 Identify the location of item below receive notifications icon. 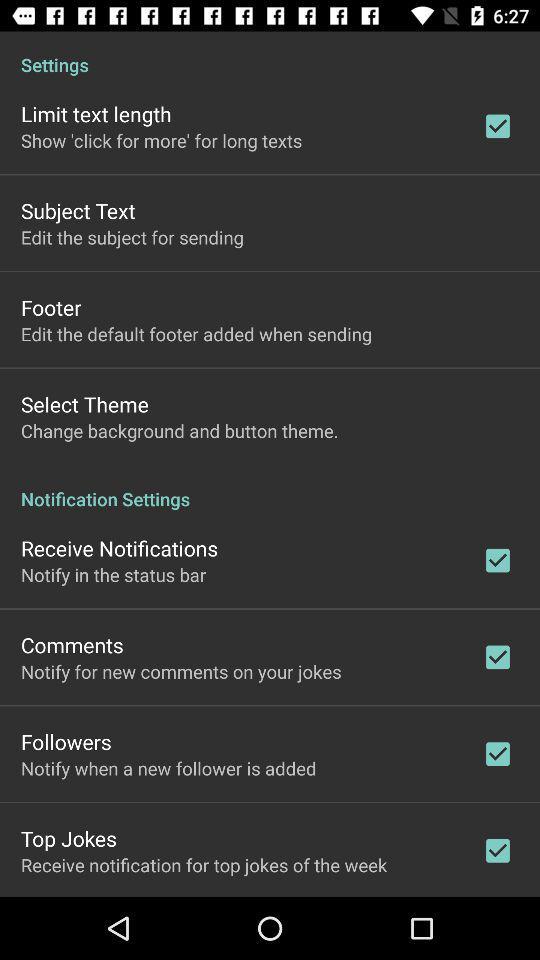
(113, 574).